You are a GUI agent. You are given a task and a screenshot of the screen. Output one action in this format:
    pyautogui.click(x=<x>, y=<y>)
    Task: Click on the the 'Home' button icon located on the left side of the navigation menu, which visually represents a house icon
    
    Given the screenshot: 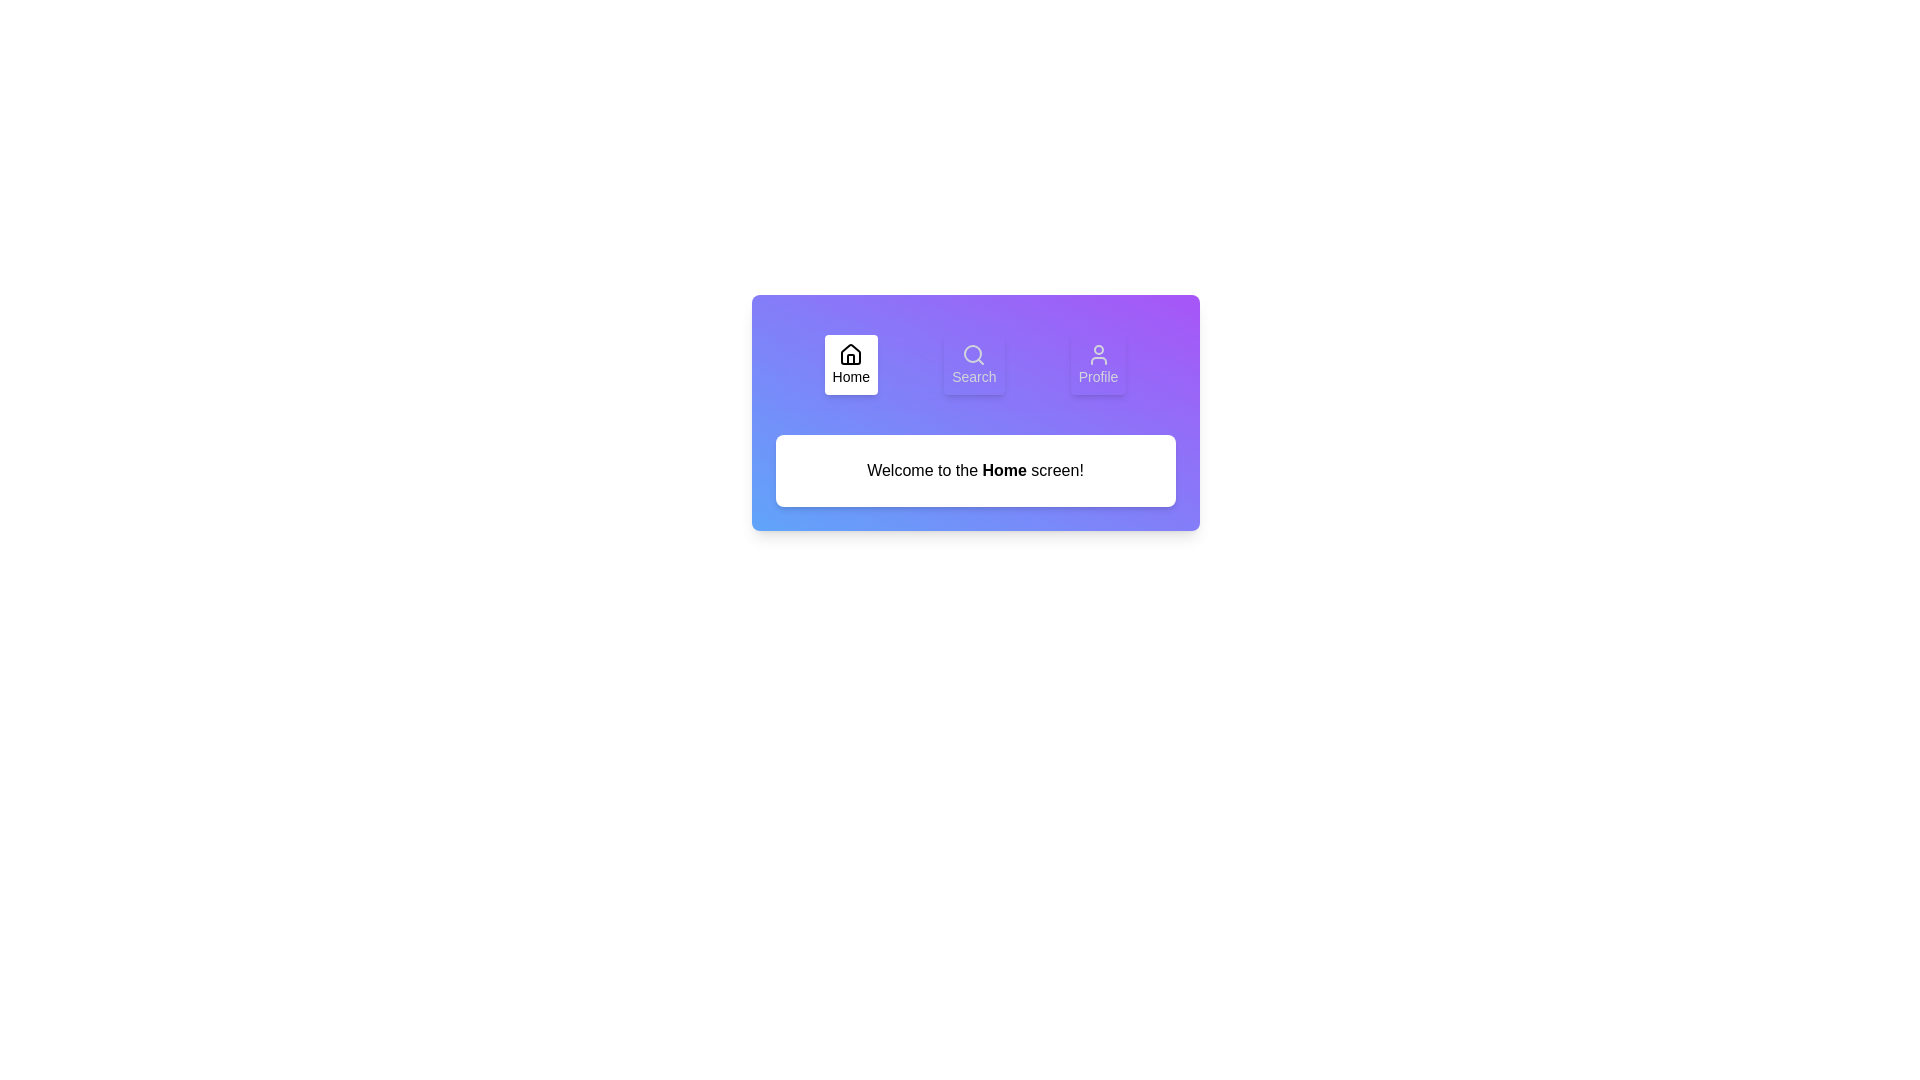 What is the action you would take?
    pyautogui.click(x=851, y=358)
    